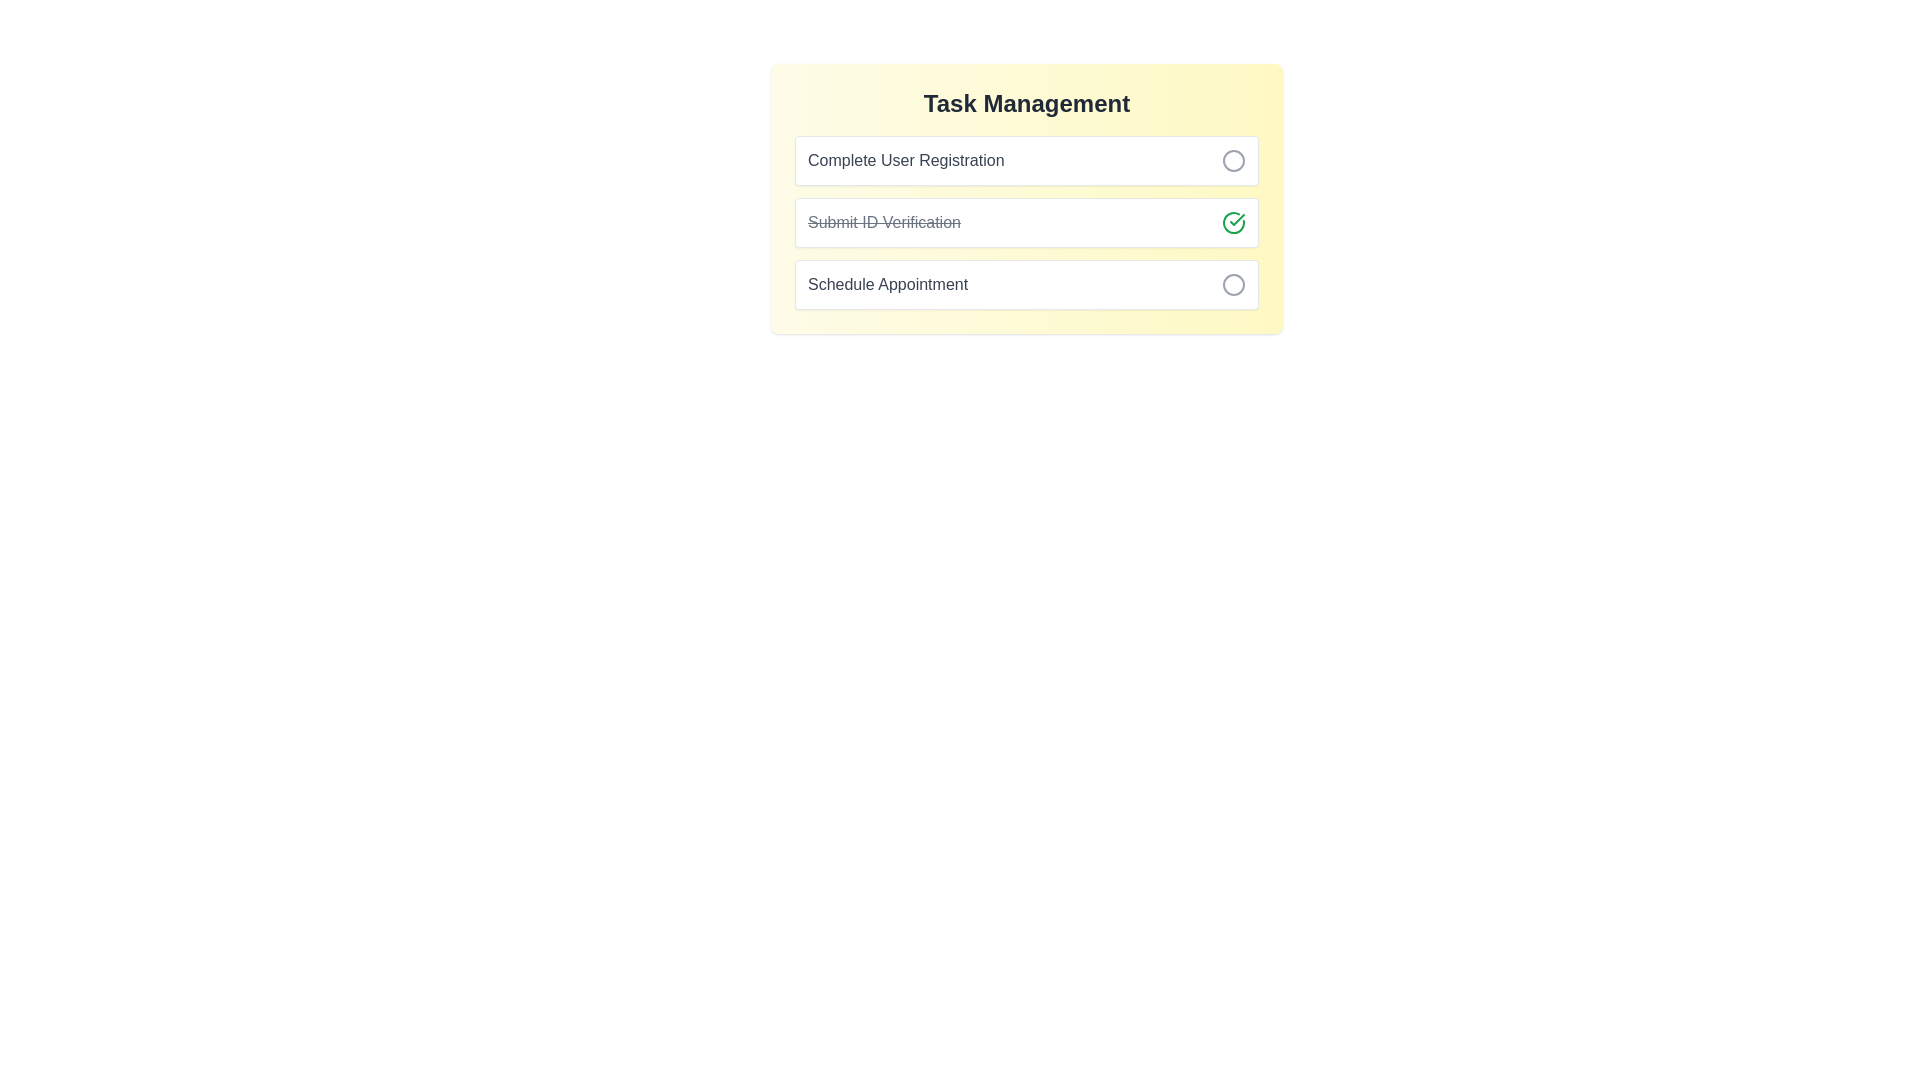 The height and width of the screenshot is (1080, 1920). Describe the element at coordinates (1027, 199) in the screenshot. I see `the second task item` at that location.